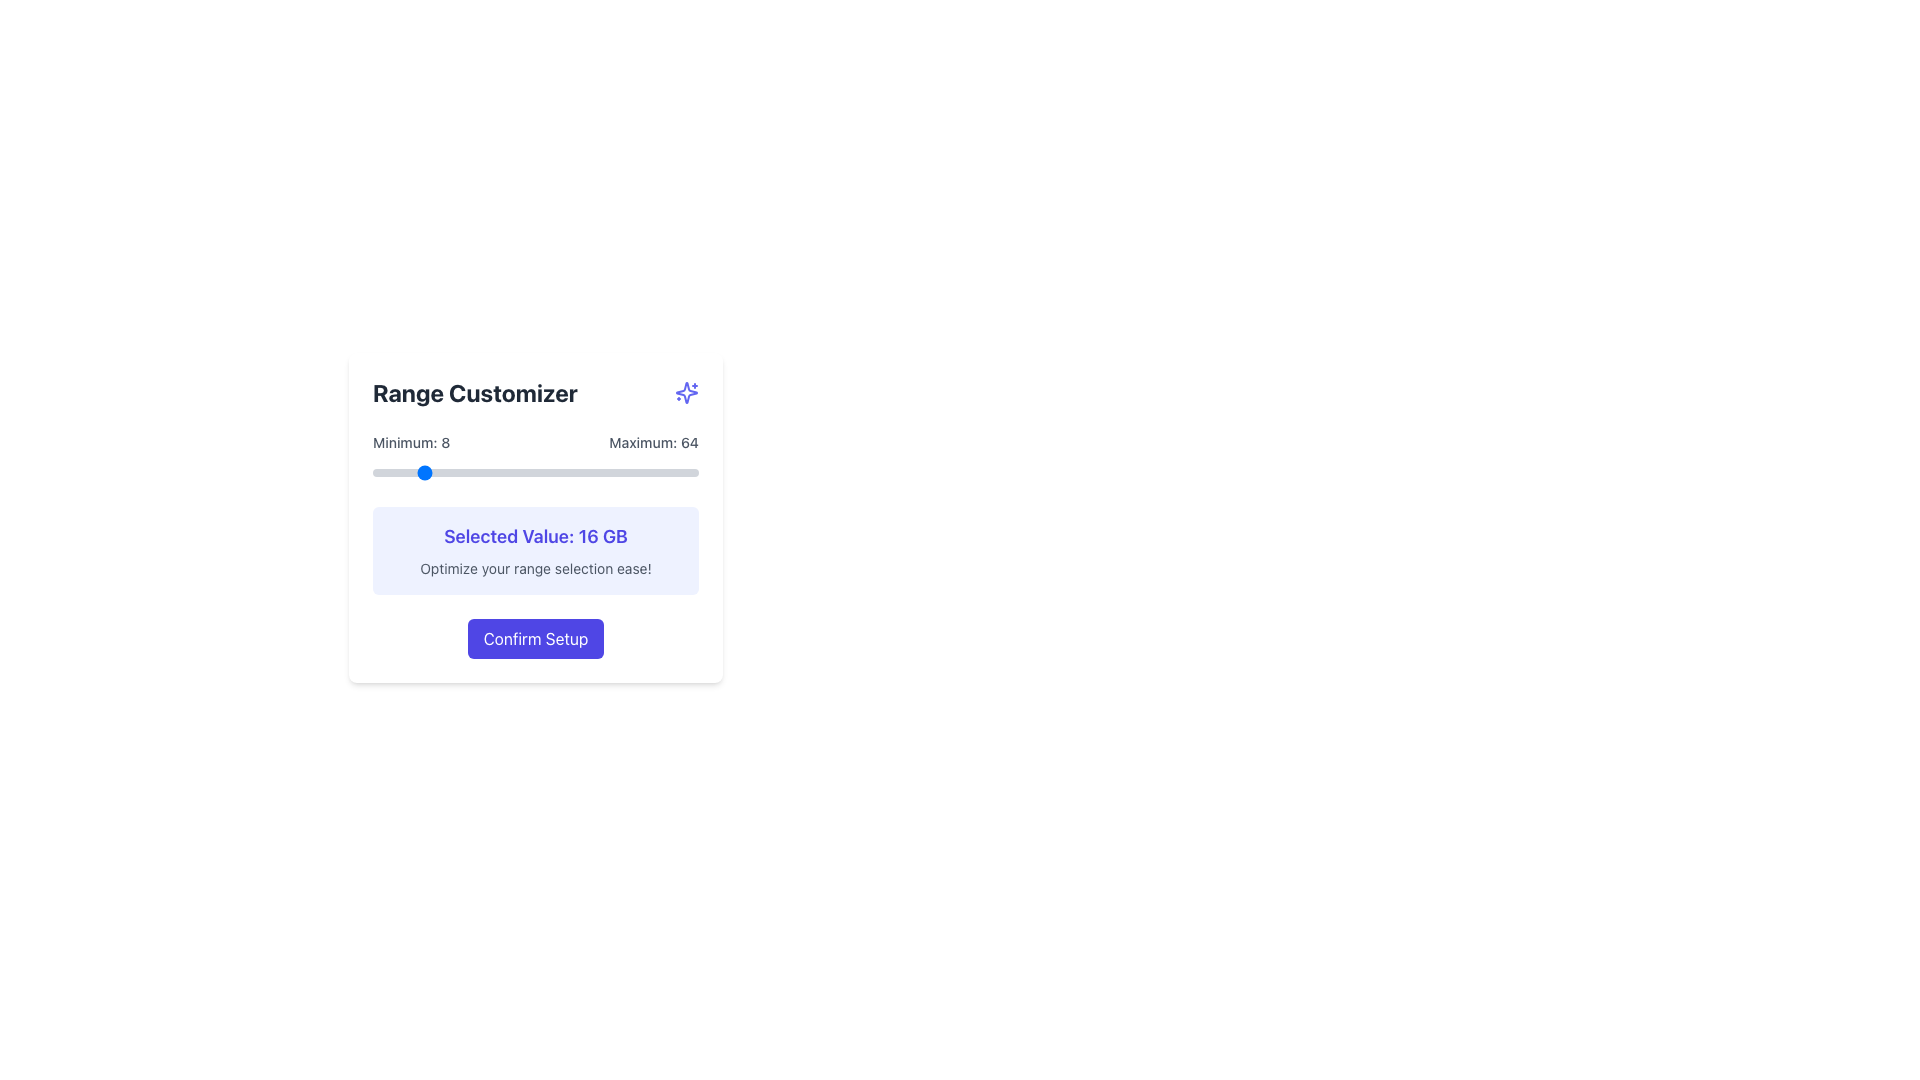  Describe the element at coordinates (536, 442) in the screenshot. I see `text label indicating the minimum value of 8 and the maximum value of 64, which is positioned horizontally above the slider bar` at that location.